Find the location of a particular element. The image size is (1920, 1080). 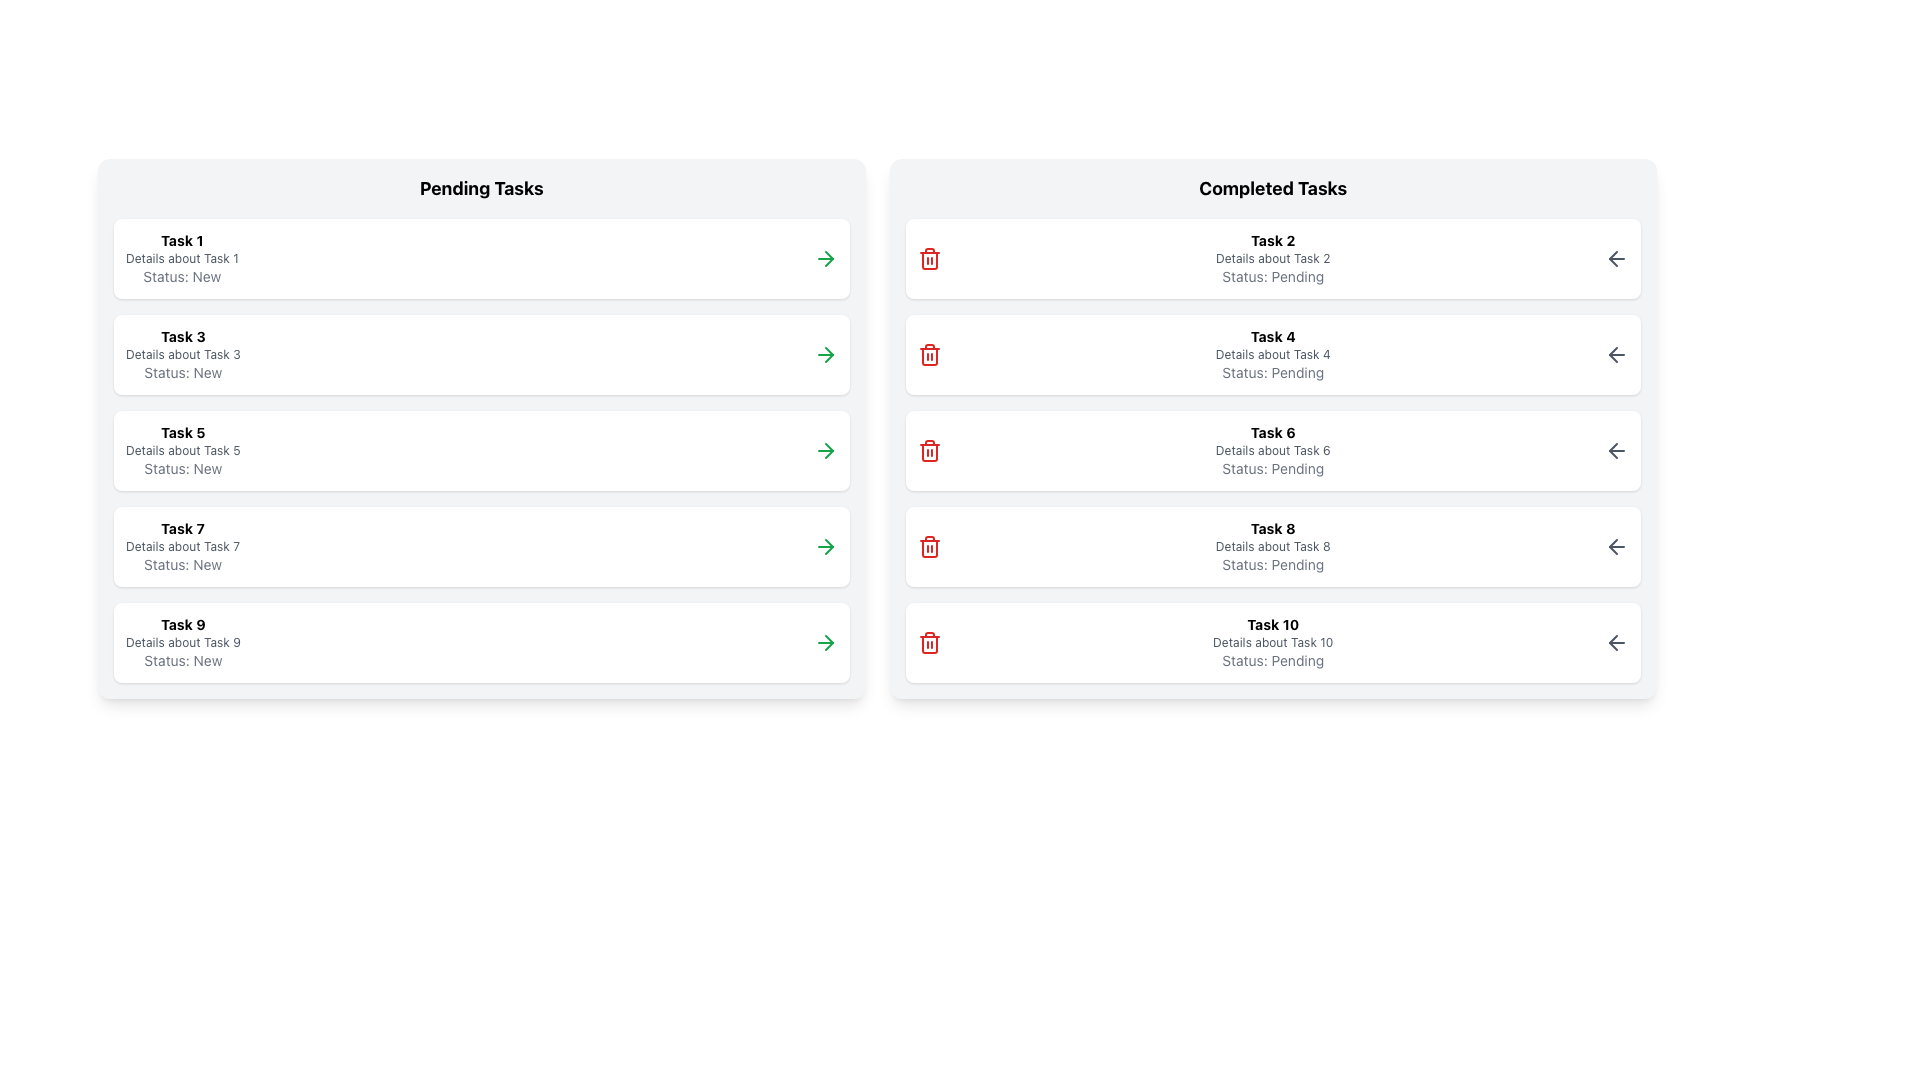

the text label that reads 'Status: New', which is styled in gray and located beneath 'Details about Task 1' in the 'Pending Tasks' section, specifically under the first task card labeled 'Task 1' is located at coordinates (182, 276).